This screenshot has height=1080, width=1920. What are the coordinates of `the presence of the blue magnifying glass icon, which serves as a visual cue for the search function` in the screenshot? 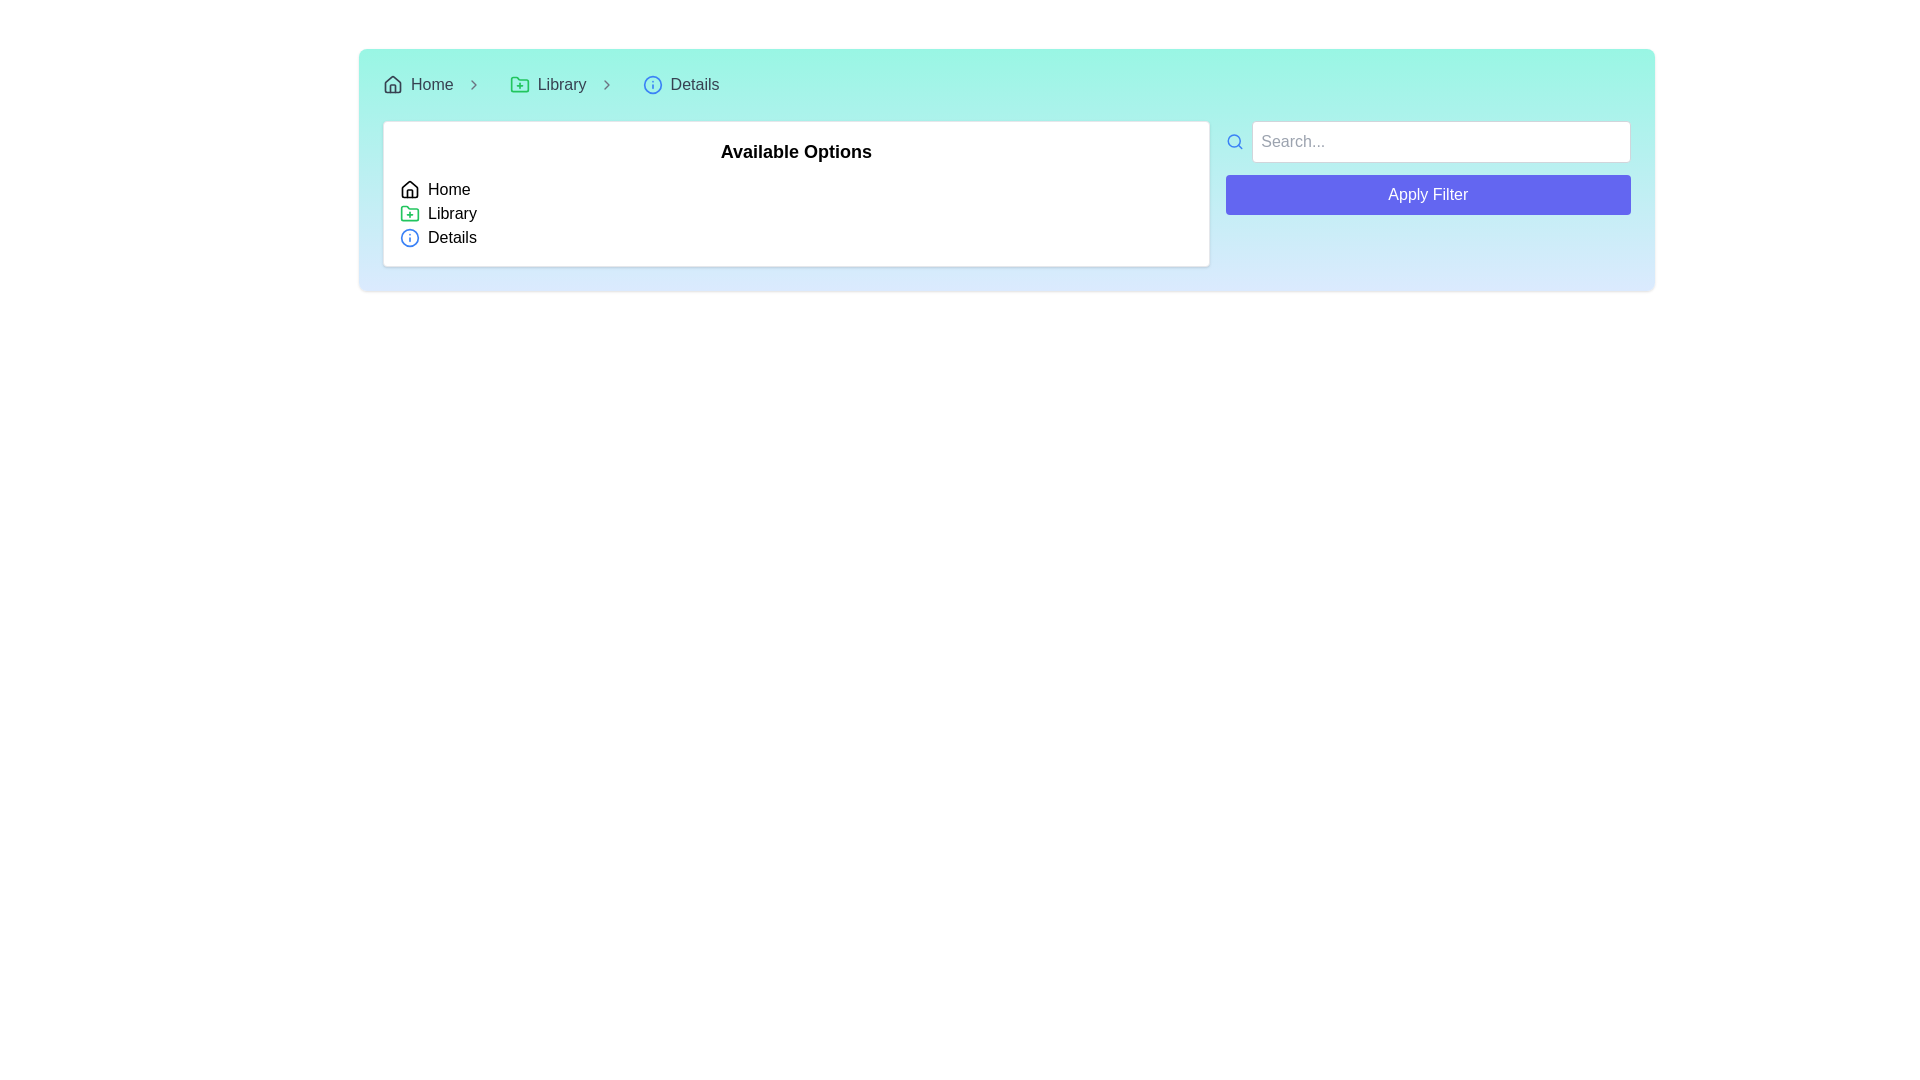 It's located at (1233, 141).